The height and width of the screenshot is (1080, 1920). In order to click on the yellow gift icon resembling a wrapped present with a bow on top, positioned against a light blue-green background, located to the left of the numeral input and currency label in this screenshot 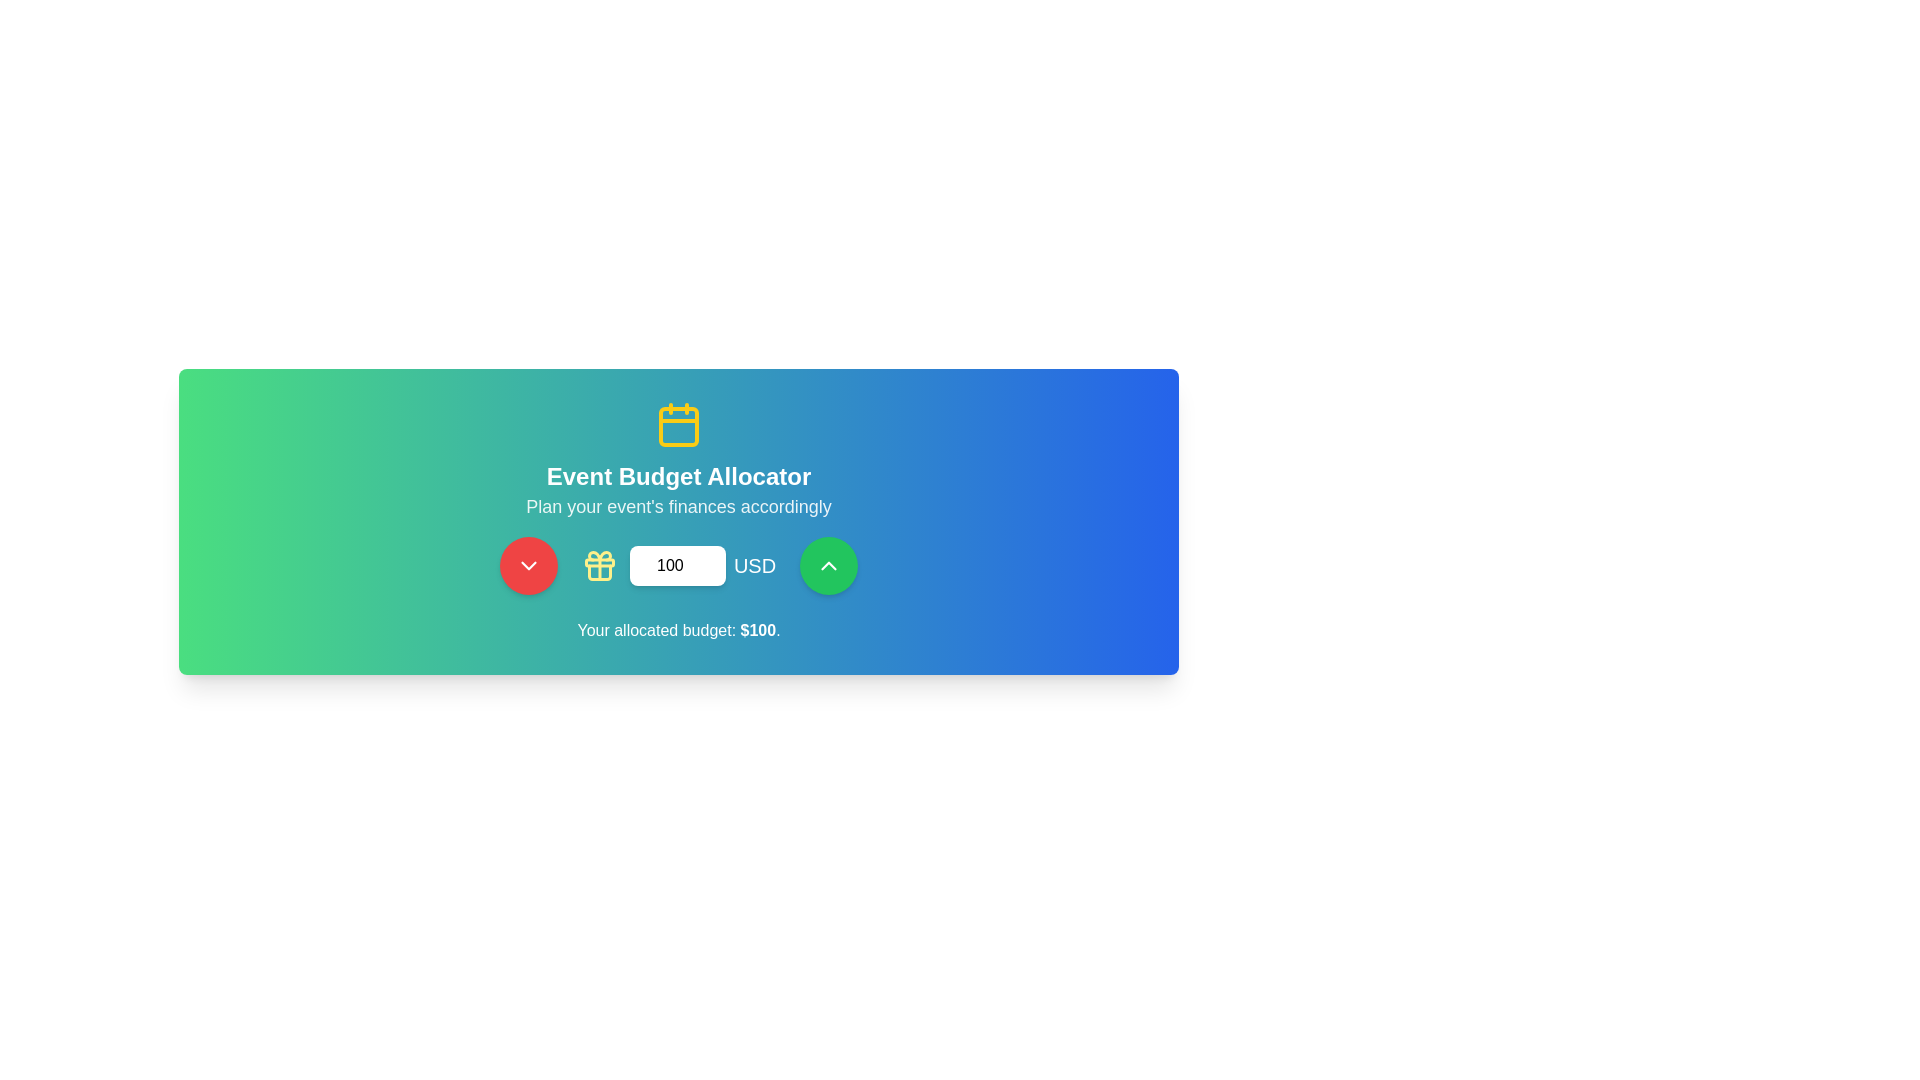, I will do `click(598, 566)`.